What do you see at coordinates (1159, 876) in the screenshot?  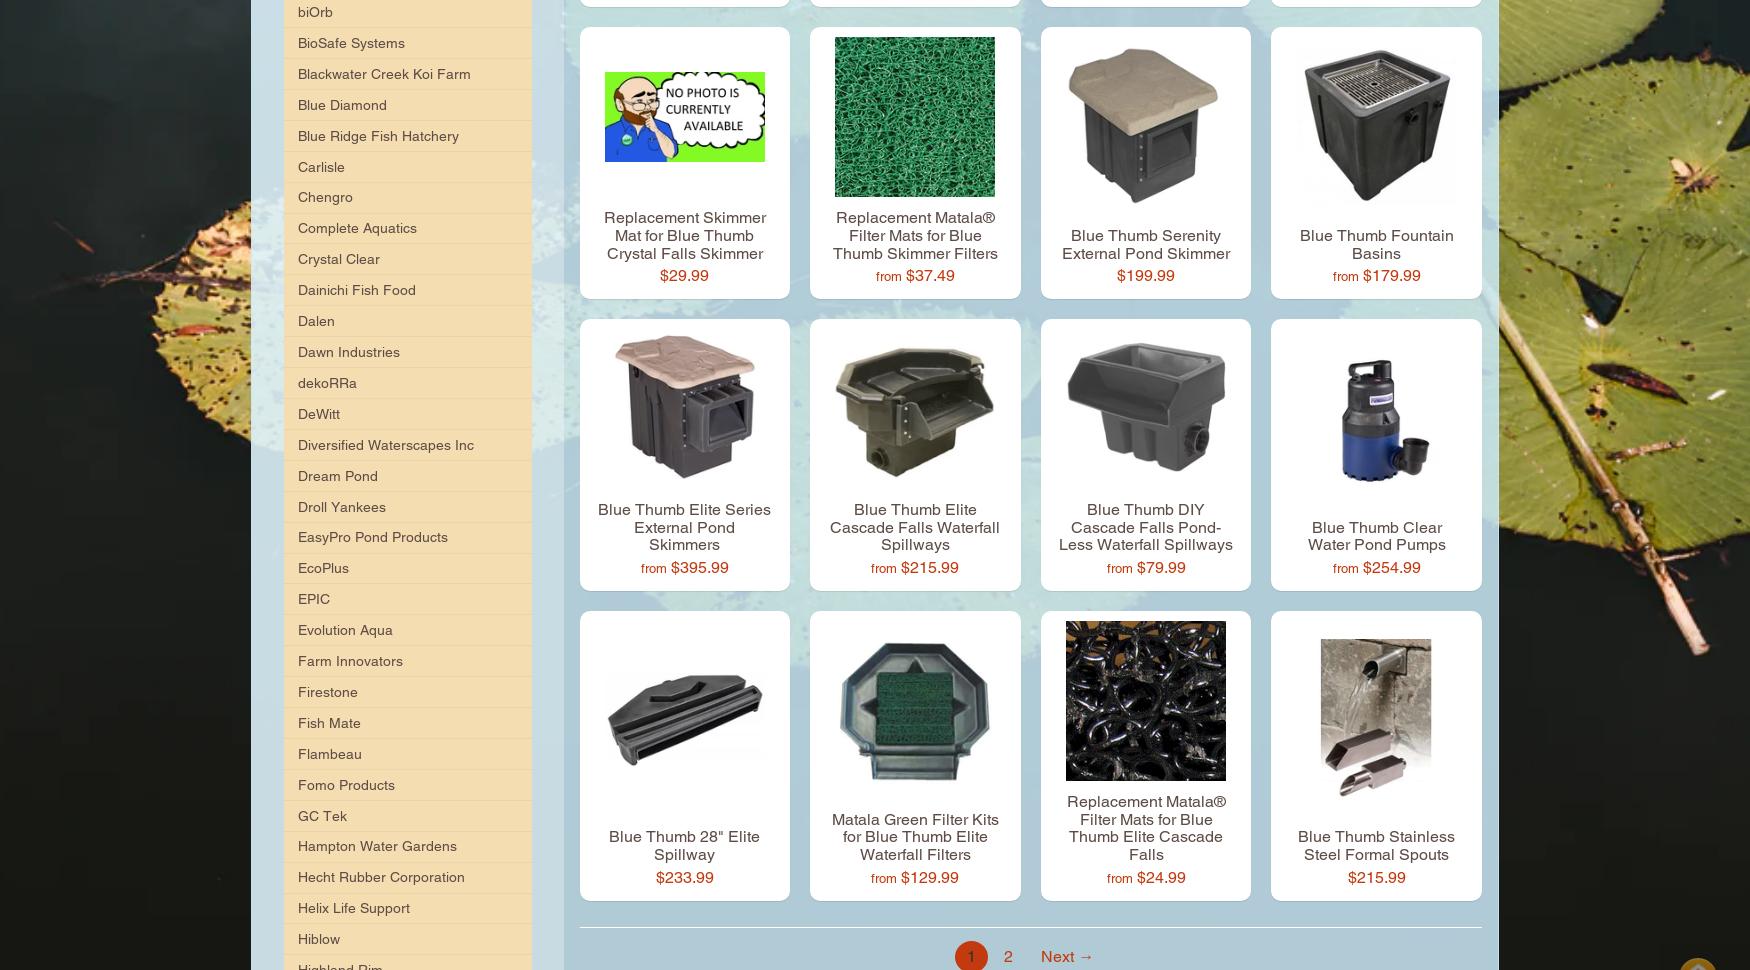 I see `'$24.99'` at bounding box center [1159, 876].